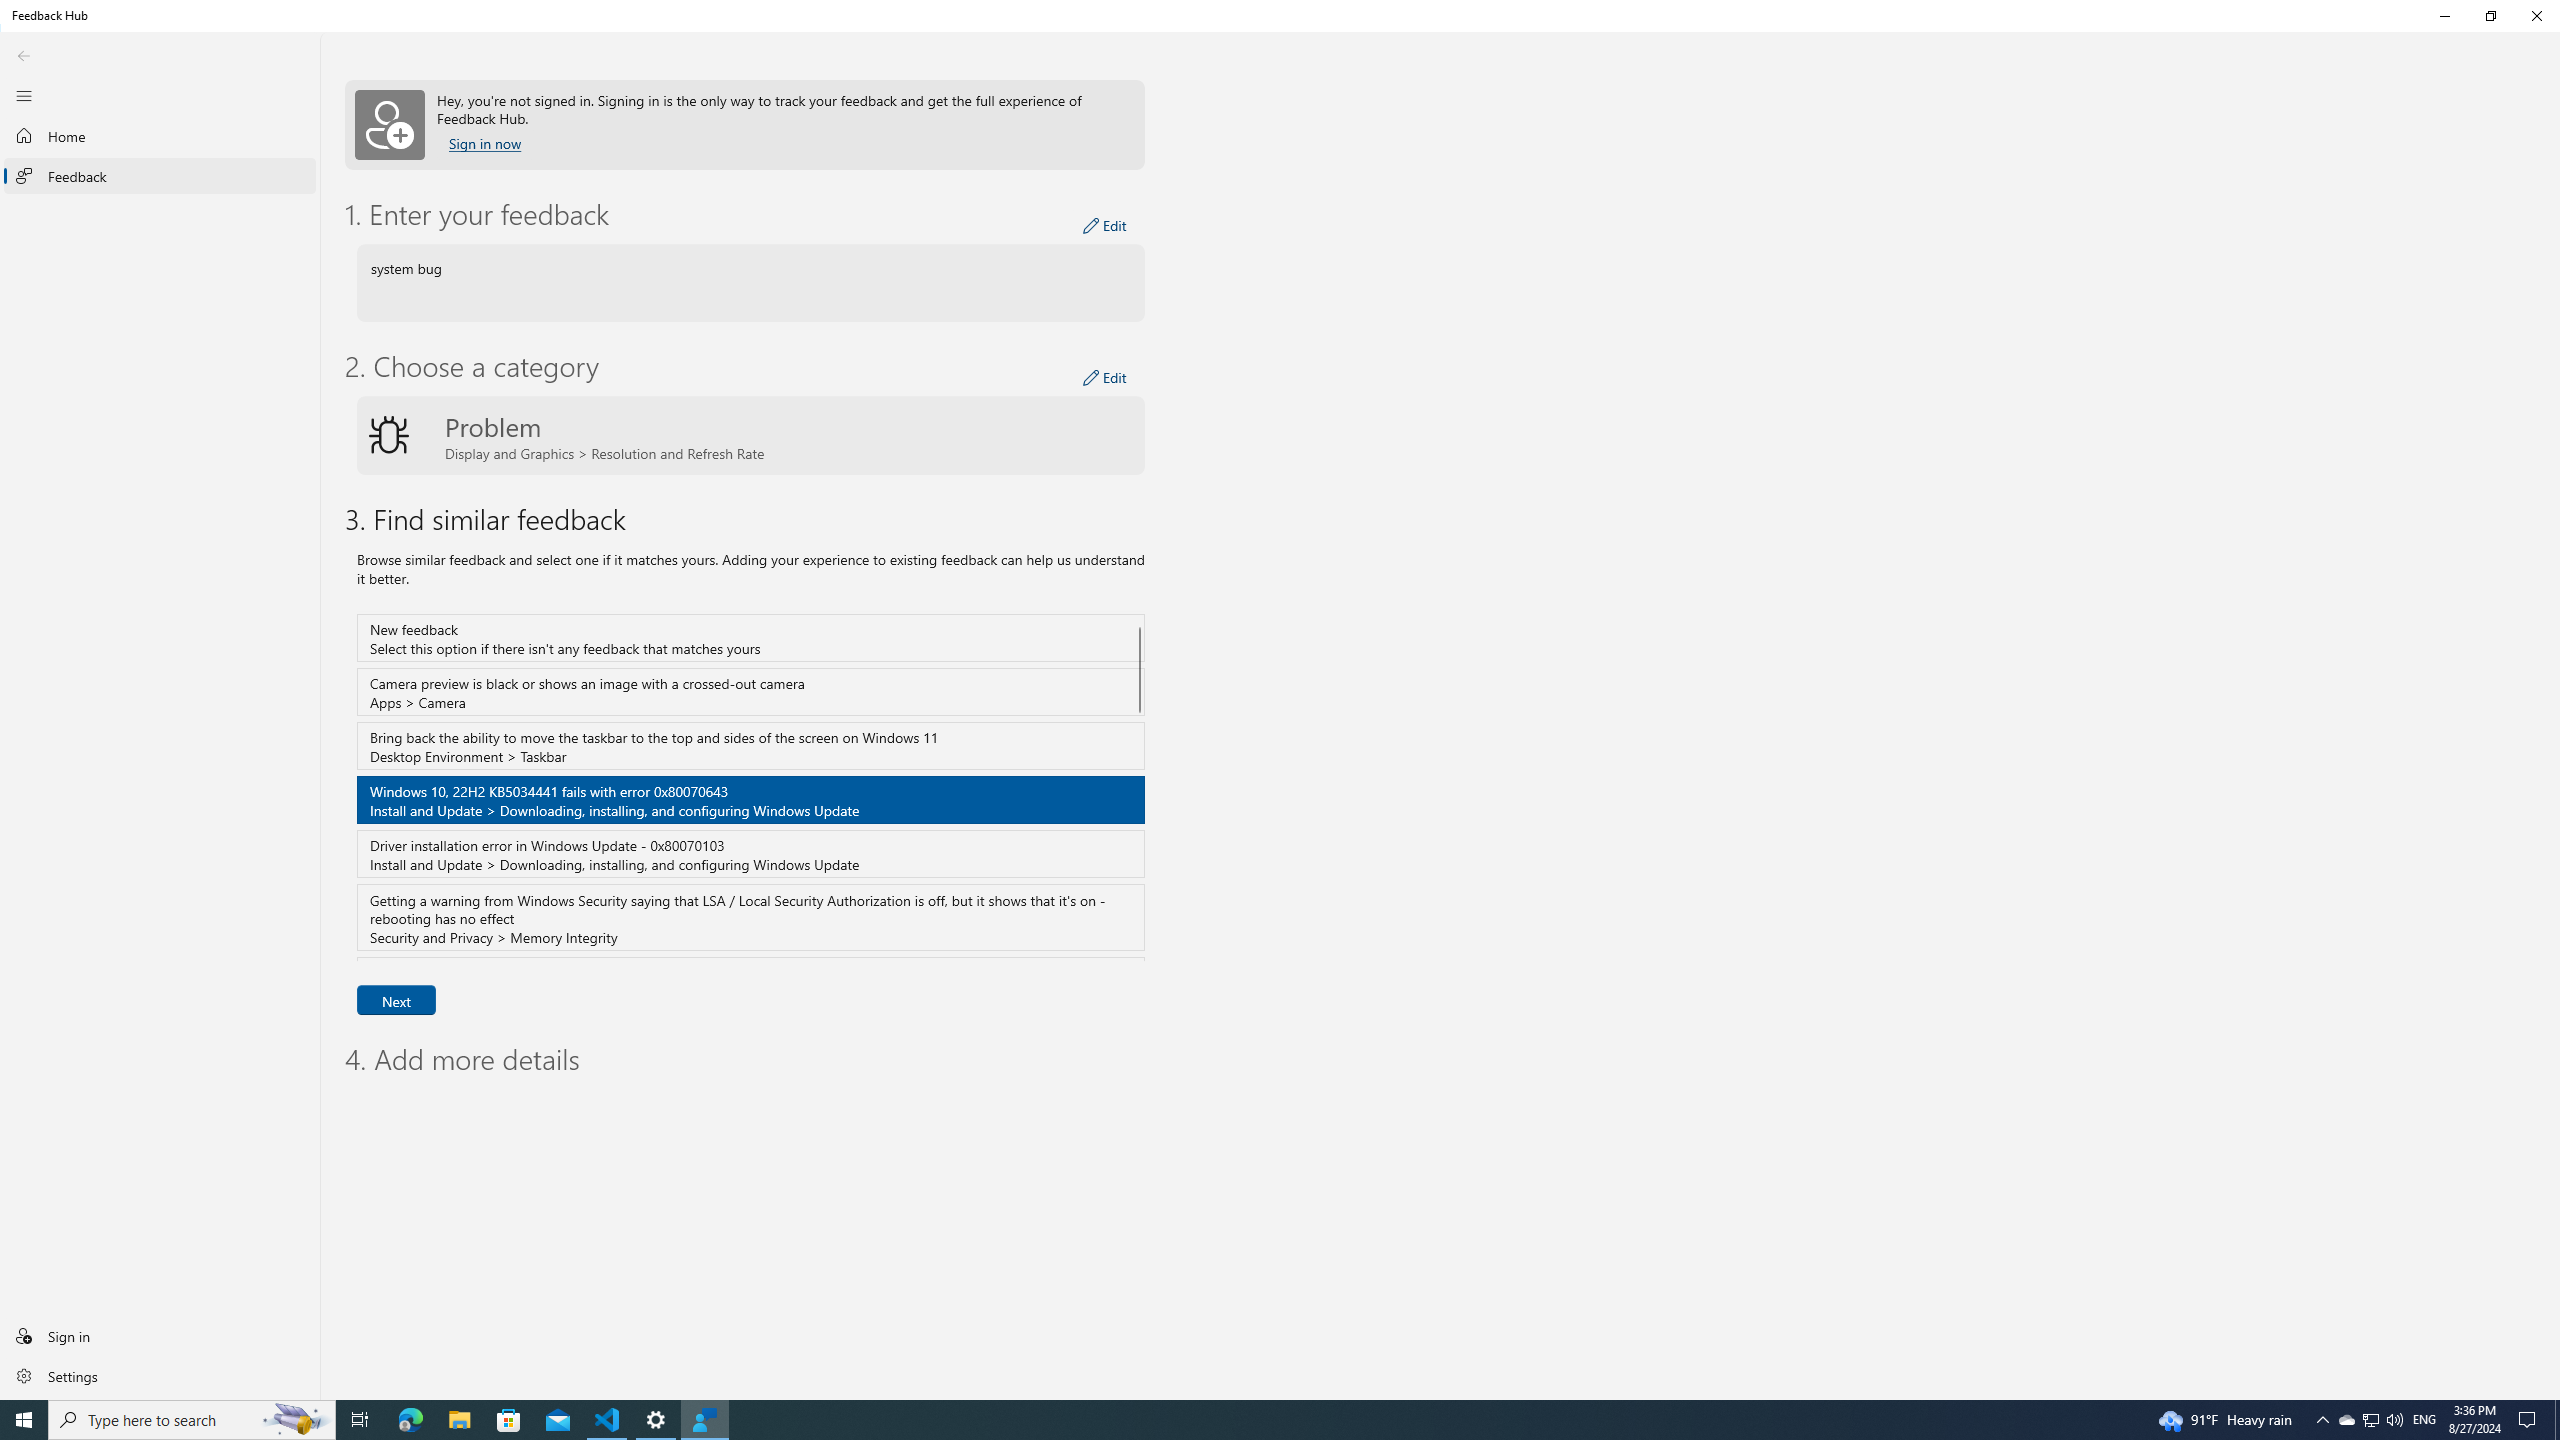 The width and height of the screenshot is (2560, 1440). What do you see at coordinates (395, 999) in the screenshot?
I see `'Next'` at bounding box center [395, 999].